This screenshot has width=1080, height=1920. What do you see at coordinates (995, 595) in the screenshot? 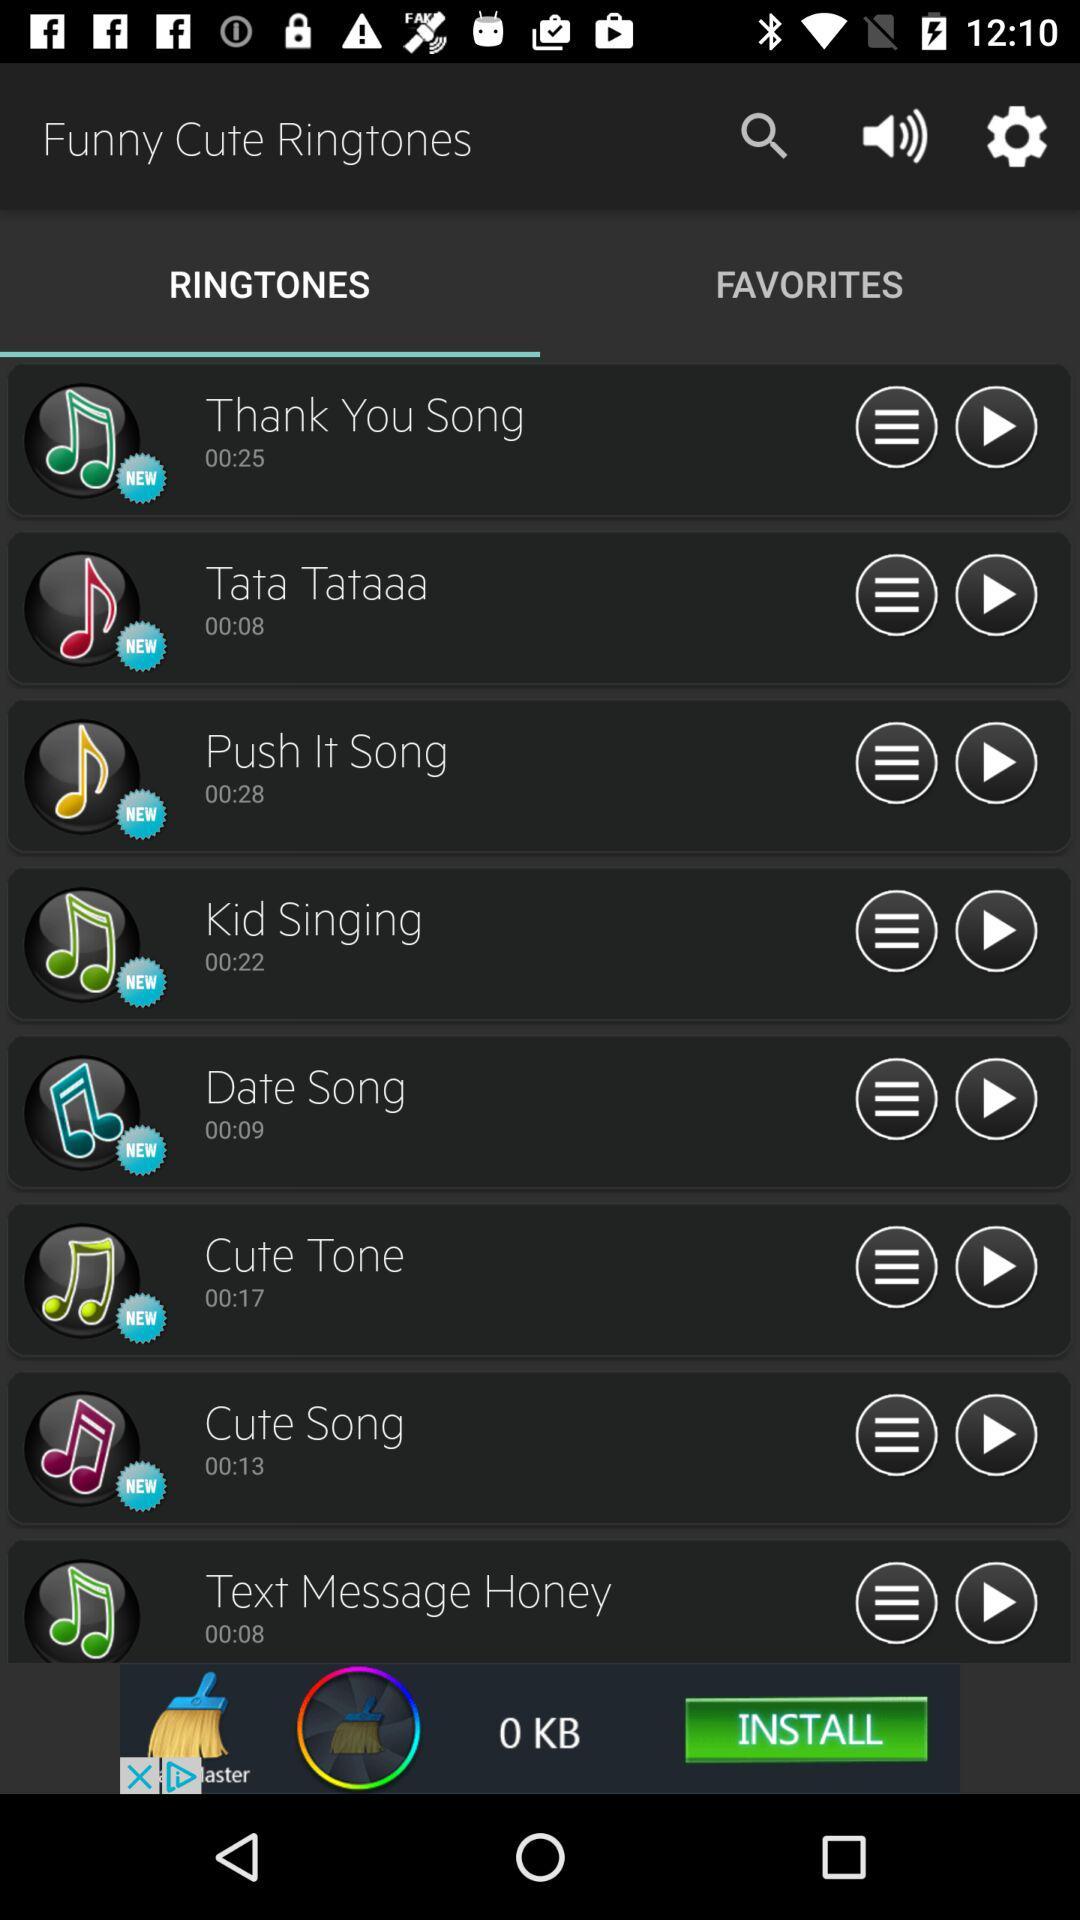
I see `ringtone` at bounding box center [995, 595].